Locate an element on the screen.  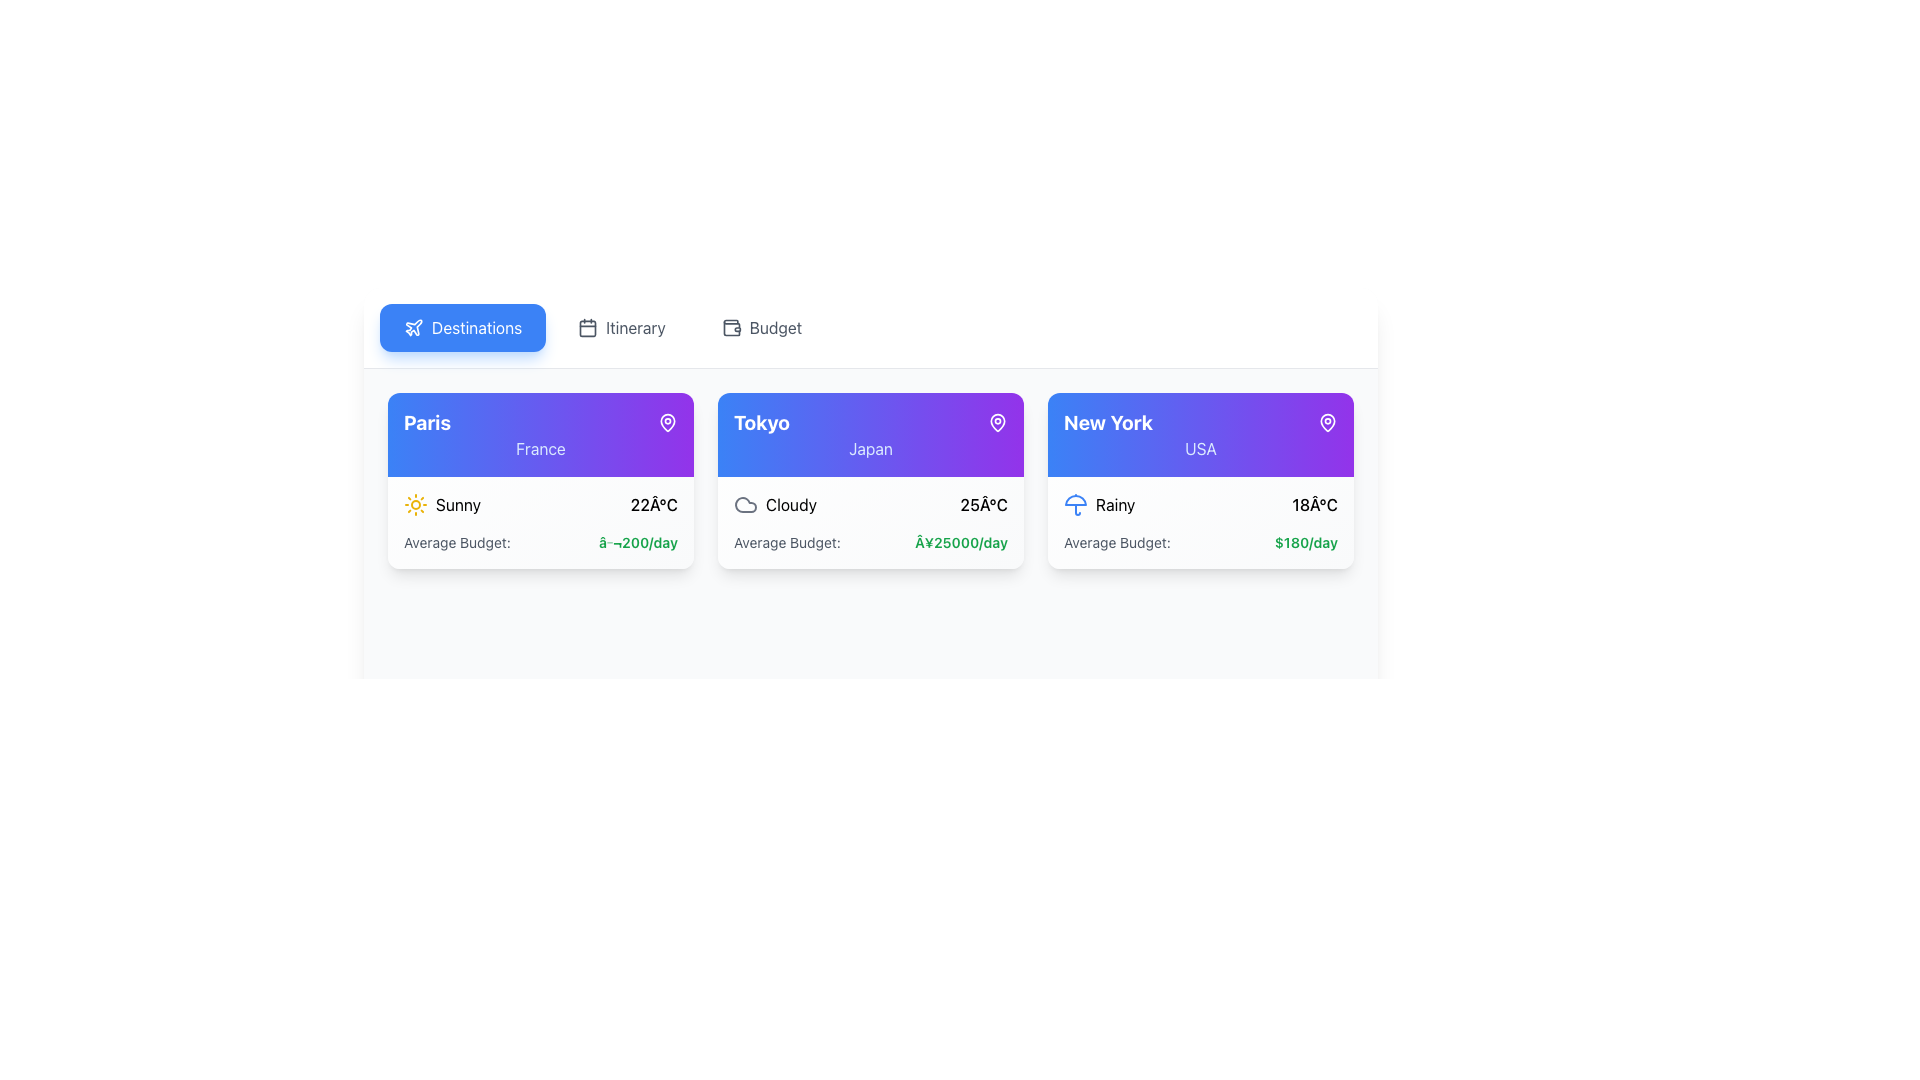
the weather information displayed in the informational label with an icon located at the top center of the 'Paris, France' card, which includes the description 'Sunny' and temperature '22°C' is located at coordinates (541, 504).